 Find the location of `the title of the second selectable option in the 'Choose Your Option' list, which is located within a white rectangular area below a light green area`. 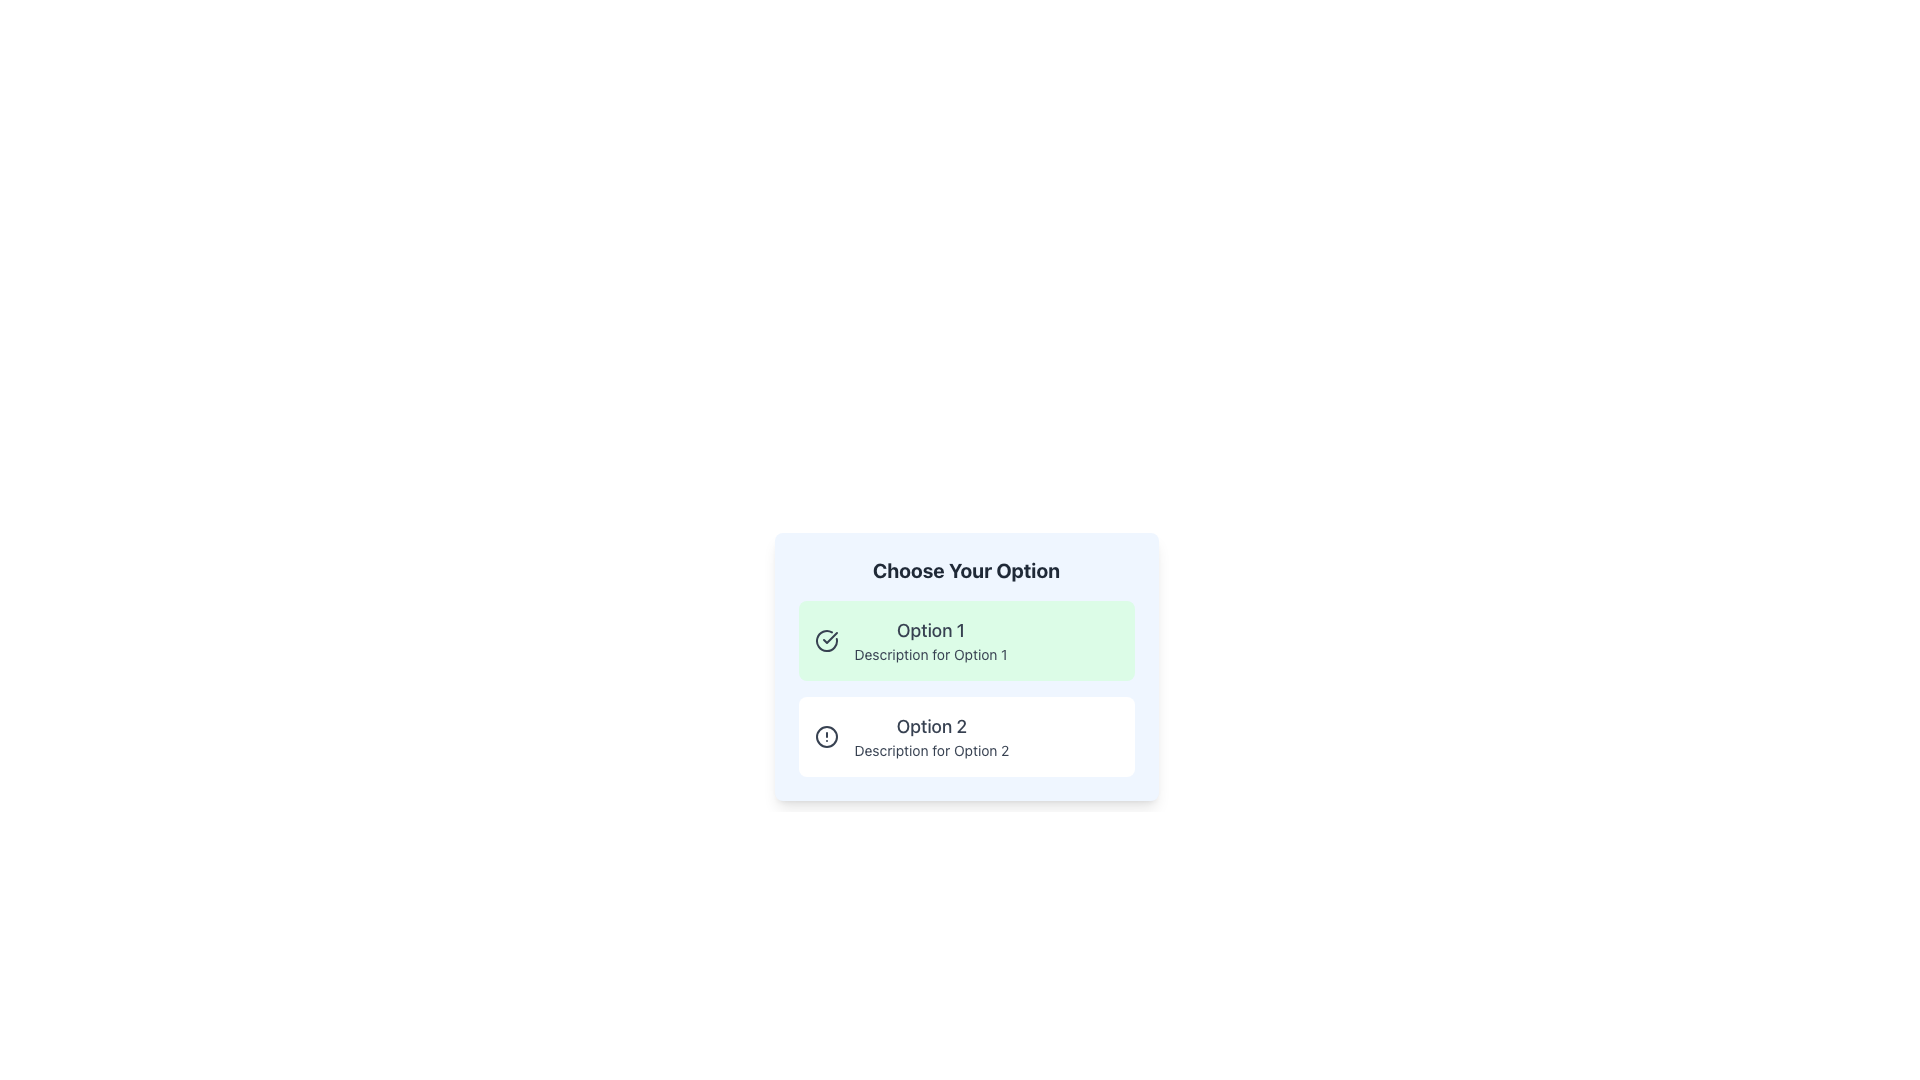

the title of the second selectable option in the 'Choose Your Option' list, which is located within a white rectangular area below a light green area is located at coordinates (930, 726).